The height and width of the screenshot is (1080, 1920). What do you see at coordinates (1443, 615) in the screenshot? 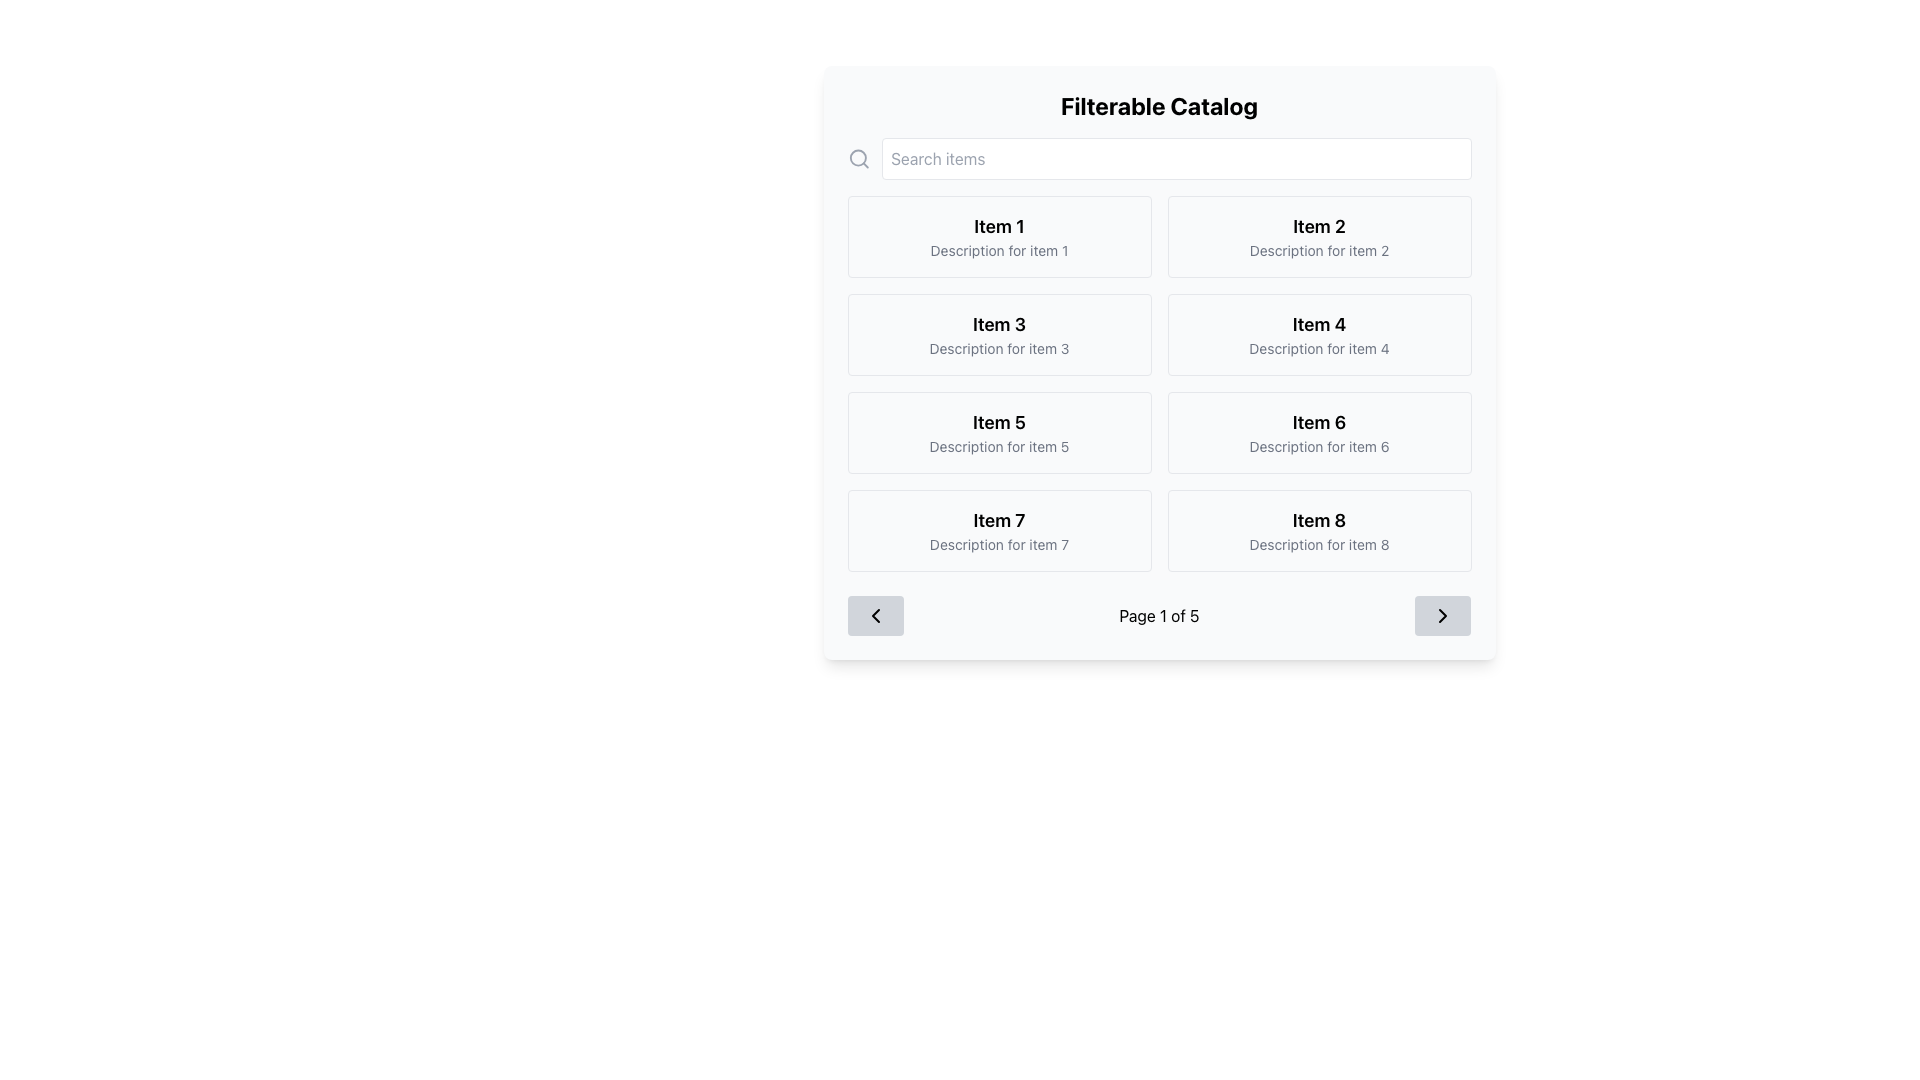
I see `the right-pointing chevron icon within the pagination controls button` at bounding box center [1443, 615].